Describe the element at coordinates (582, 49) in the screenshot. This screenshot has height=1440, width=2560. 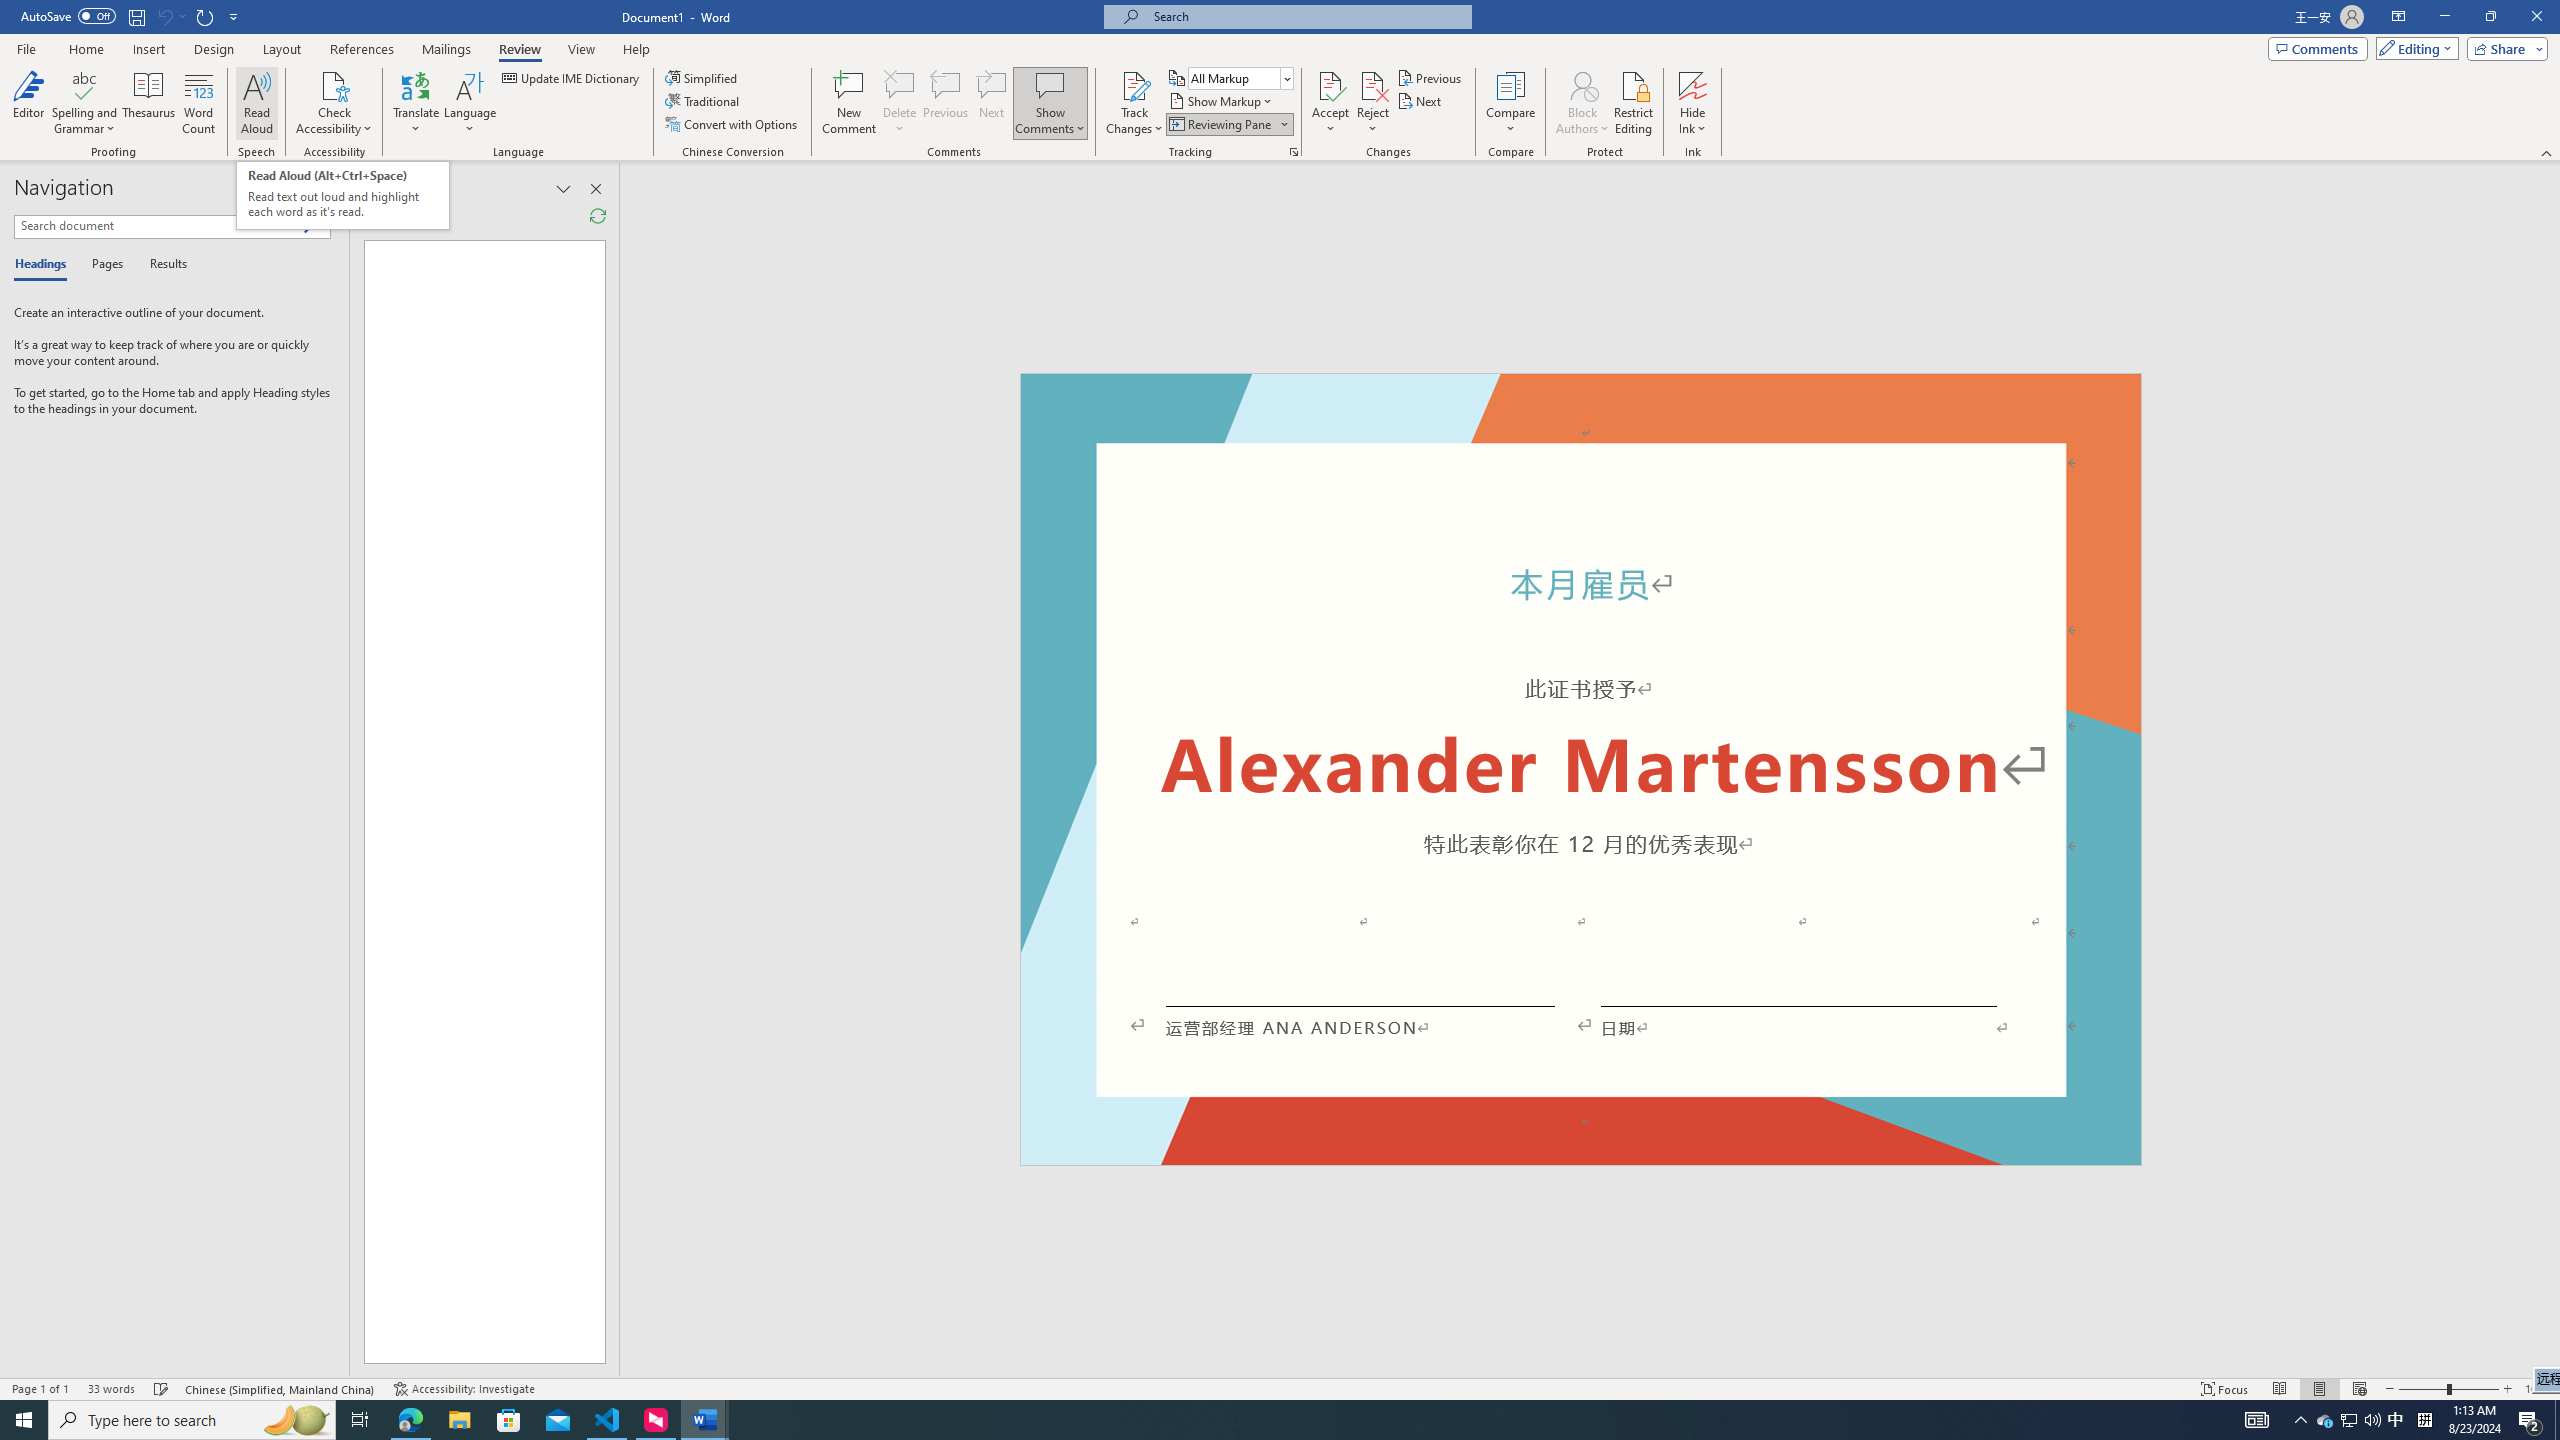
I see `'View'` at that location.